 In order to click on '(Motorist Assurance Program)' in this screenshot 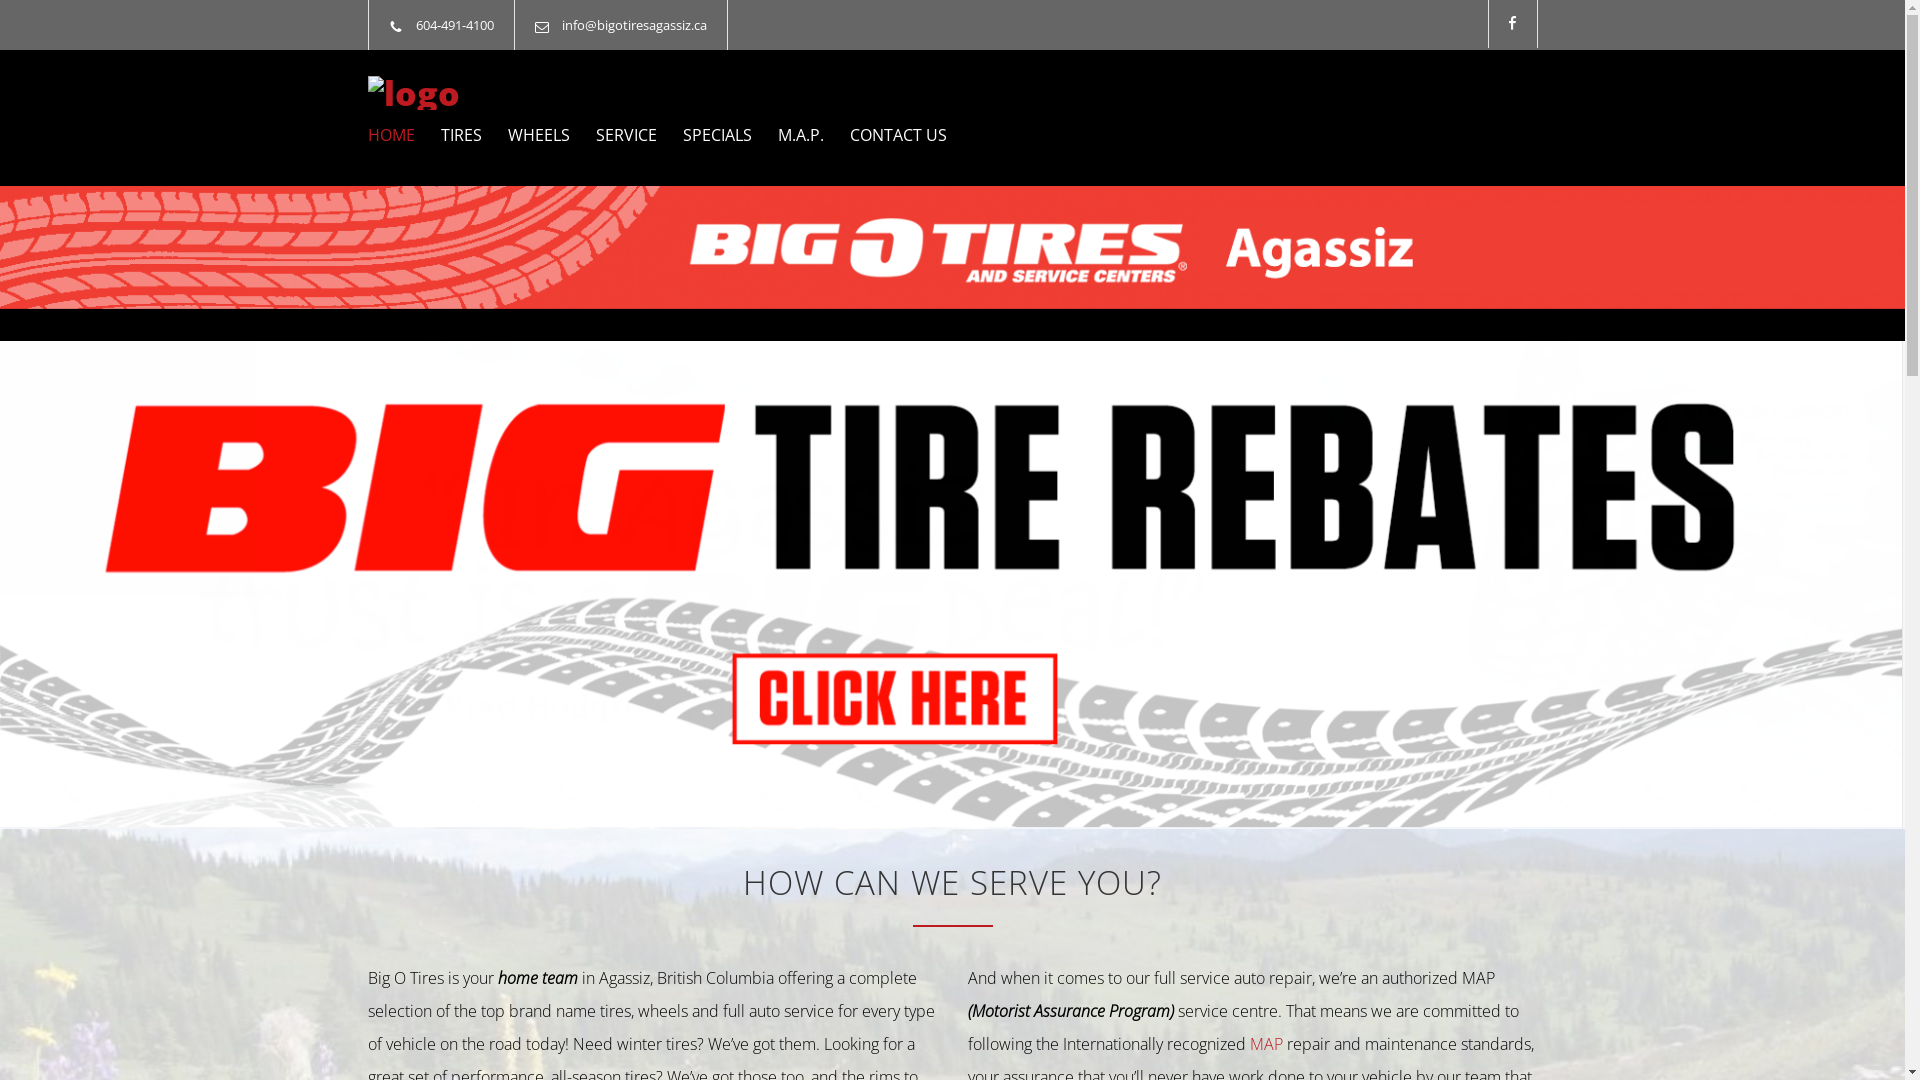, I will do `click(1072, 1010)`.